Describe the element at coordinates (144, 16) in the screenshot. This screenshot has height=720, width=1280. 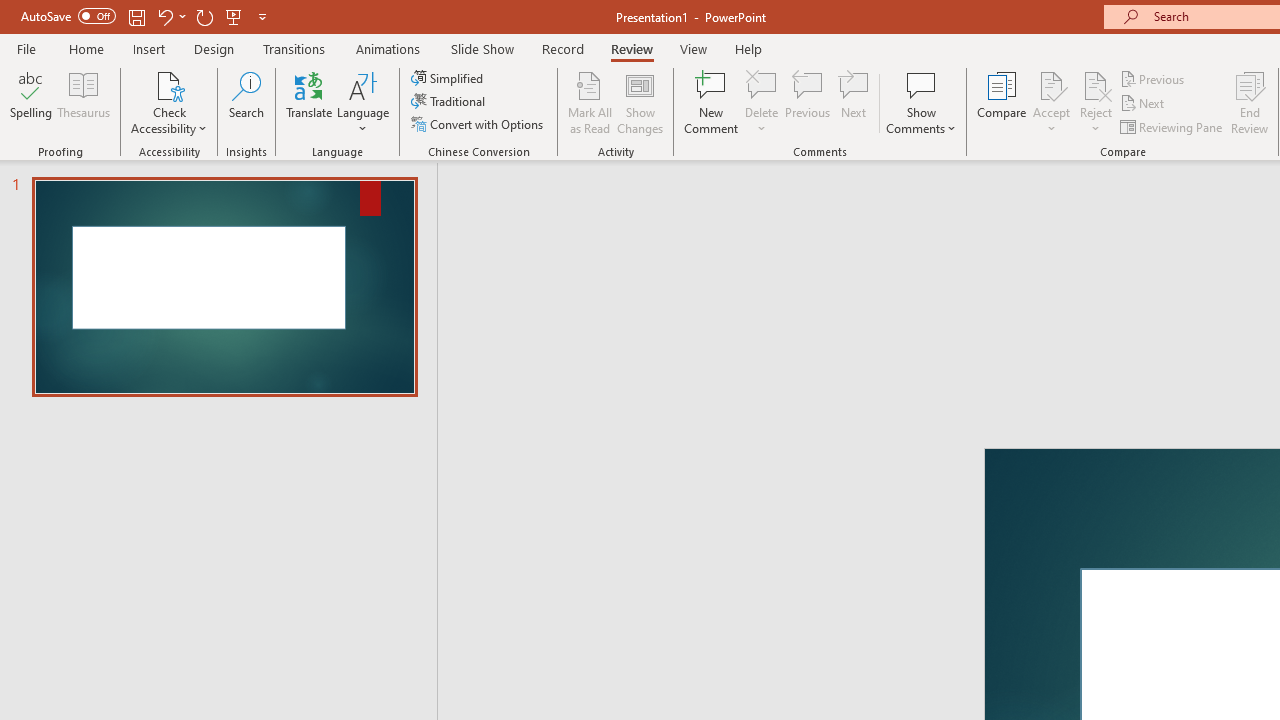
I see `'Quick Access Toolbar'` at that location.